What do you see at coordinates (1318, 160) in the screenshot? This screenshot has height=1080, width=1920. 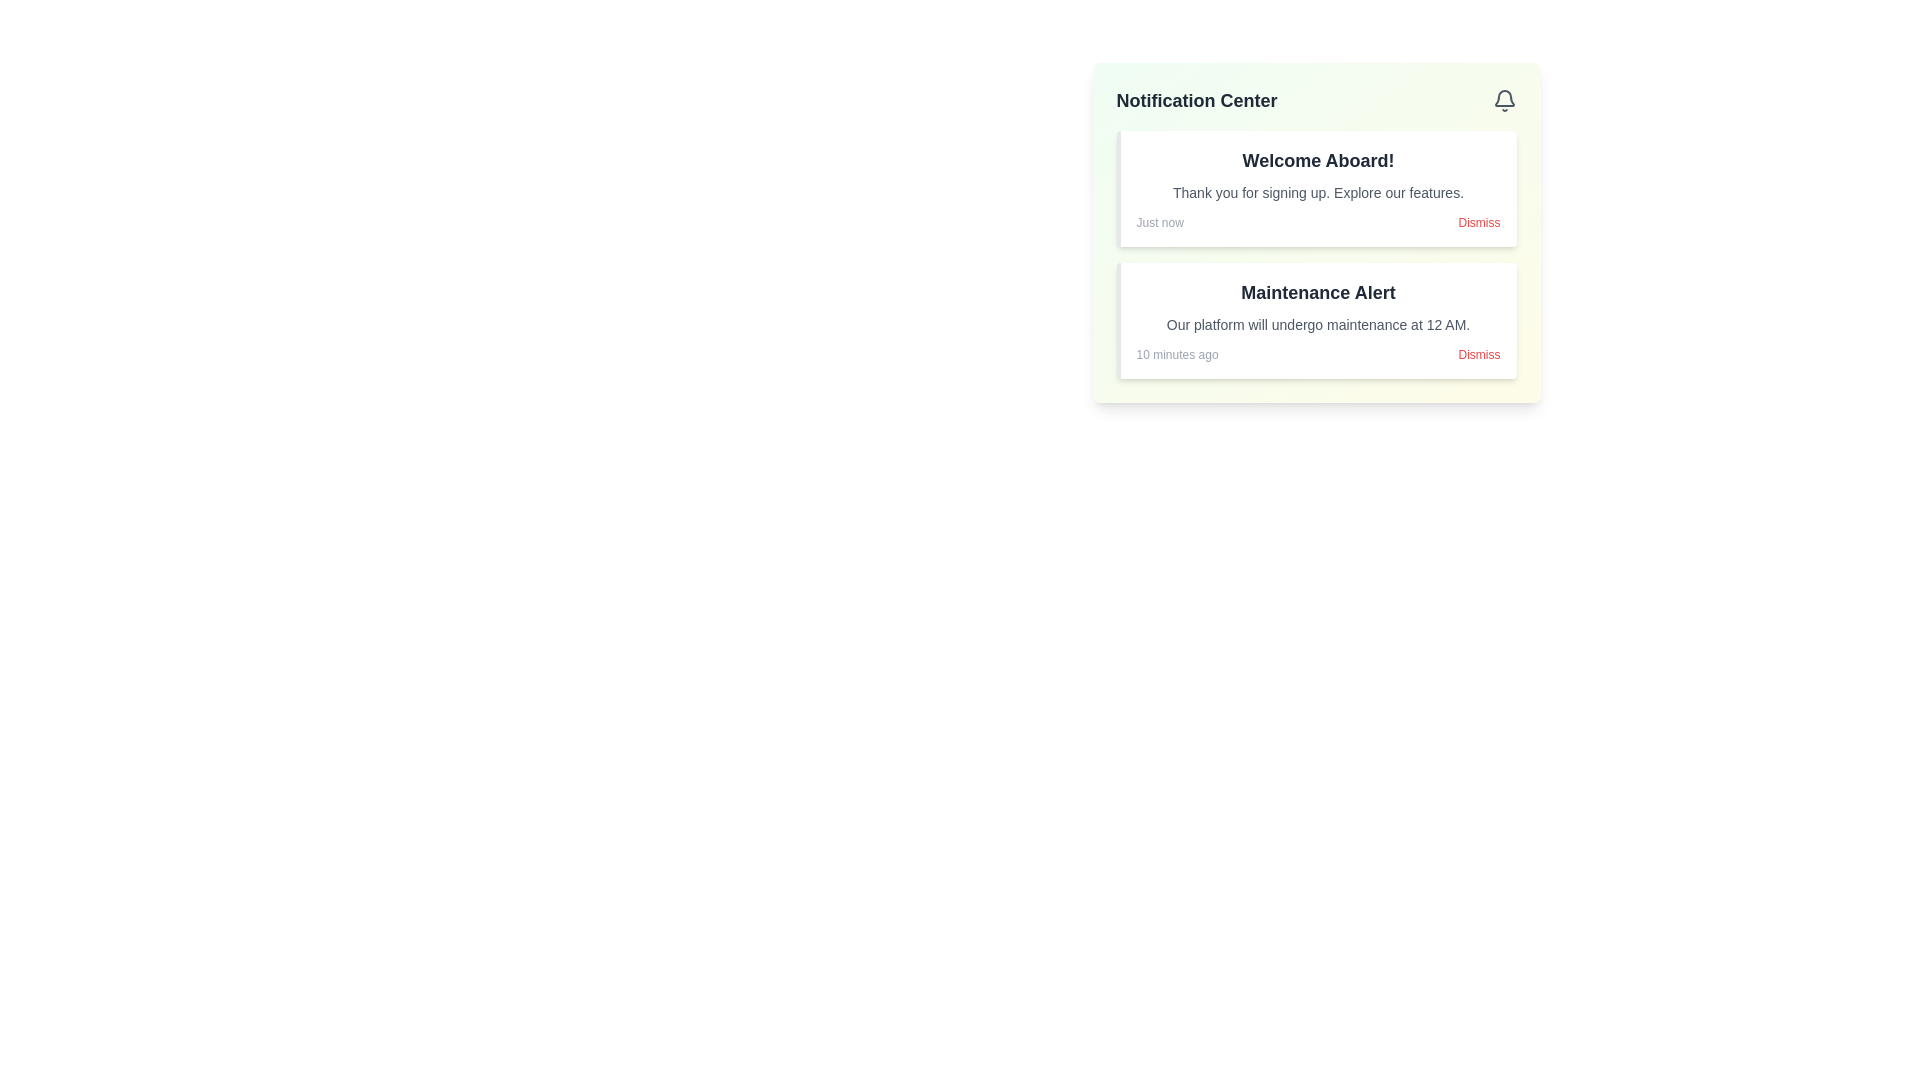 I see `header text label located at the top center of the notification panel, which welcomes the user to the application` at bounding box center [1318, 160].